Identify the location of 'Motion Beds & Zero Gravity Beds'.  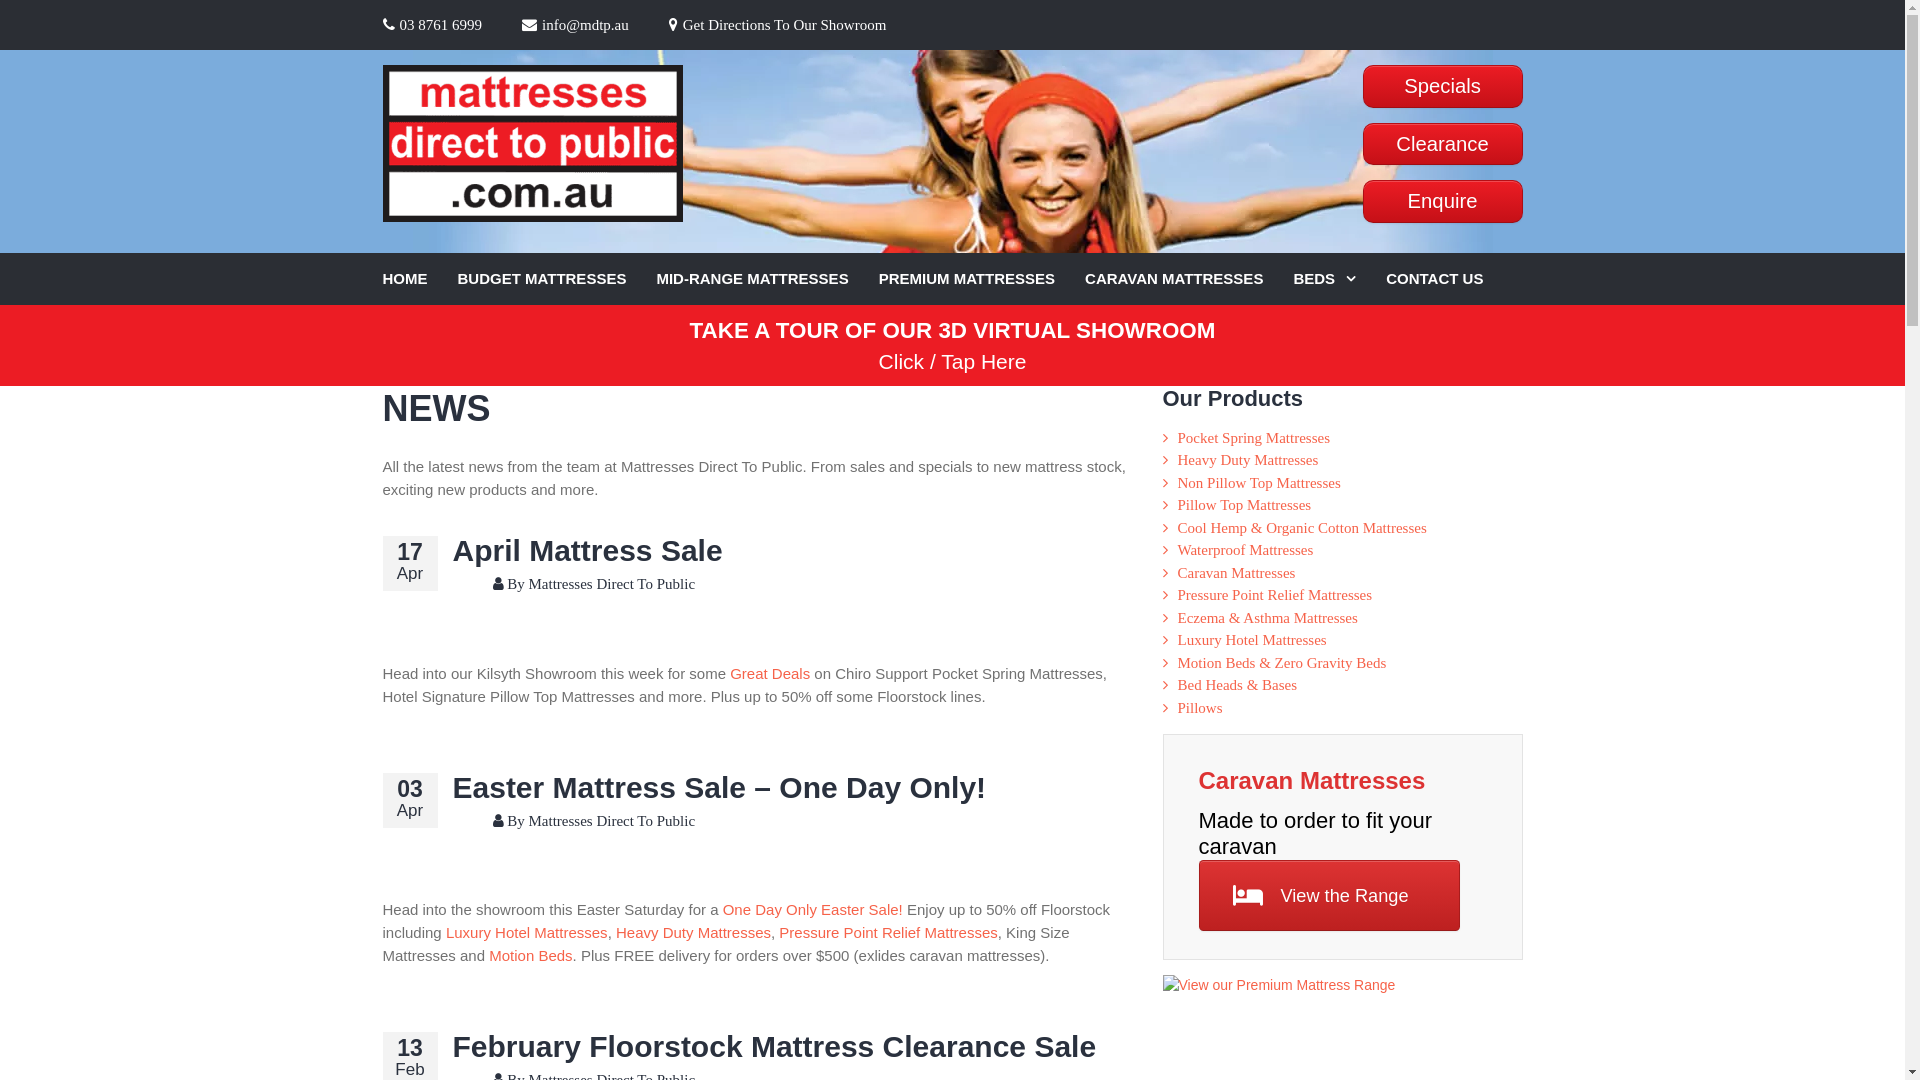
(1282, 663).